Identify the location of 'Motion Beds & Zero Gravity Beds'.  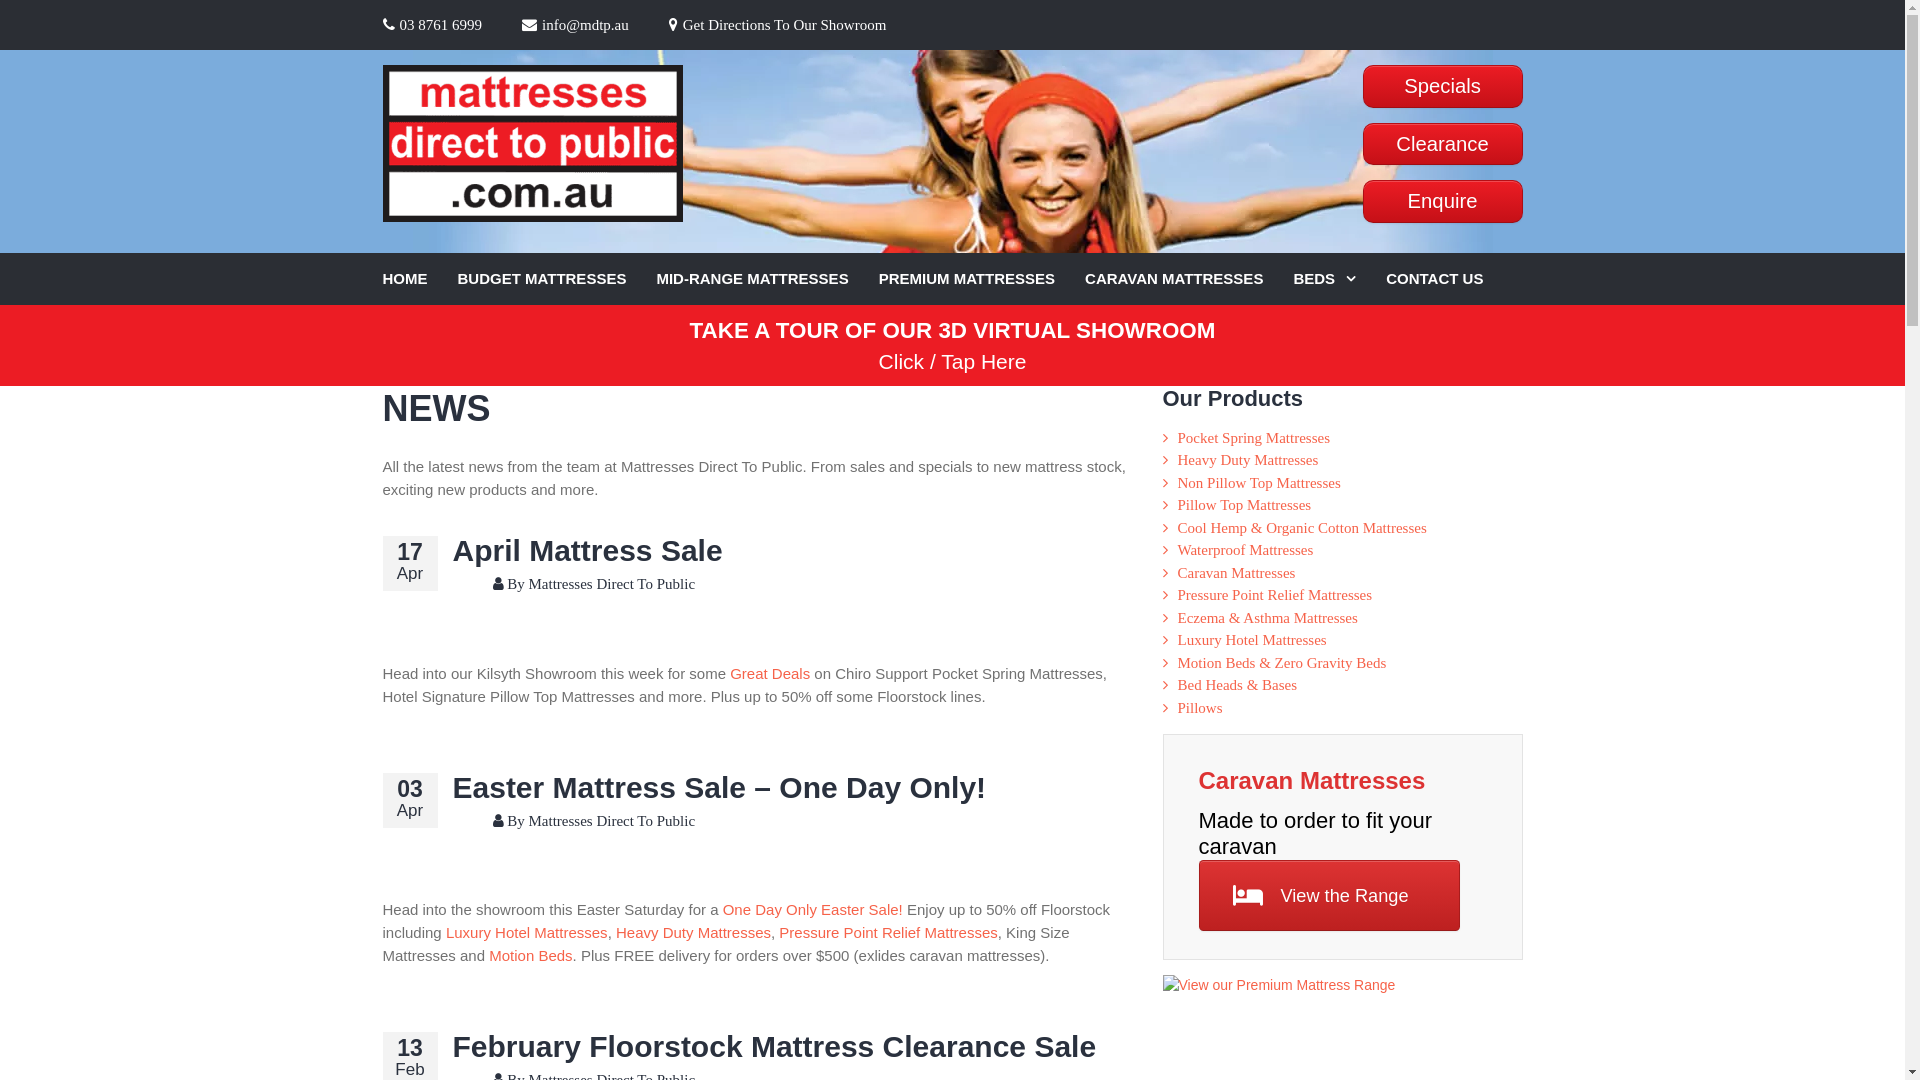
(1282, 663).